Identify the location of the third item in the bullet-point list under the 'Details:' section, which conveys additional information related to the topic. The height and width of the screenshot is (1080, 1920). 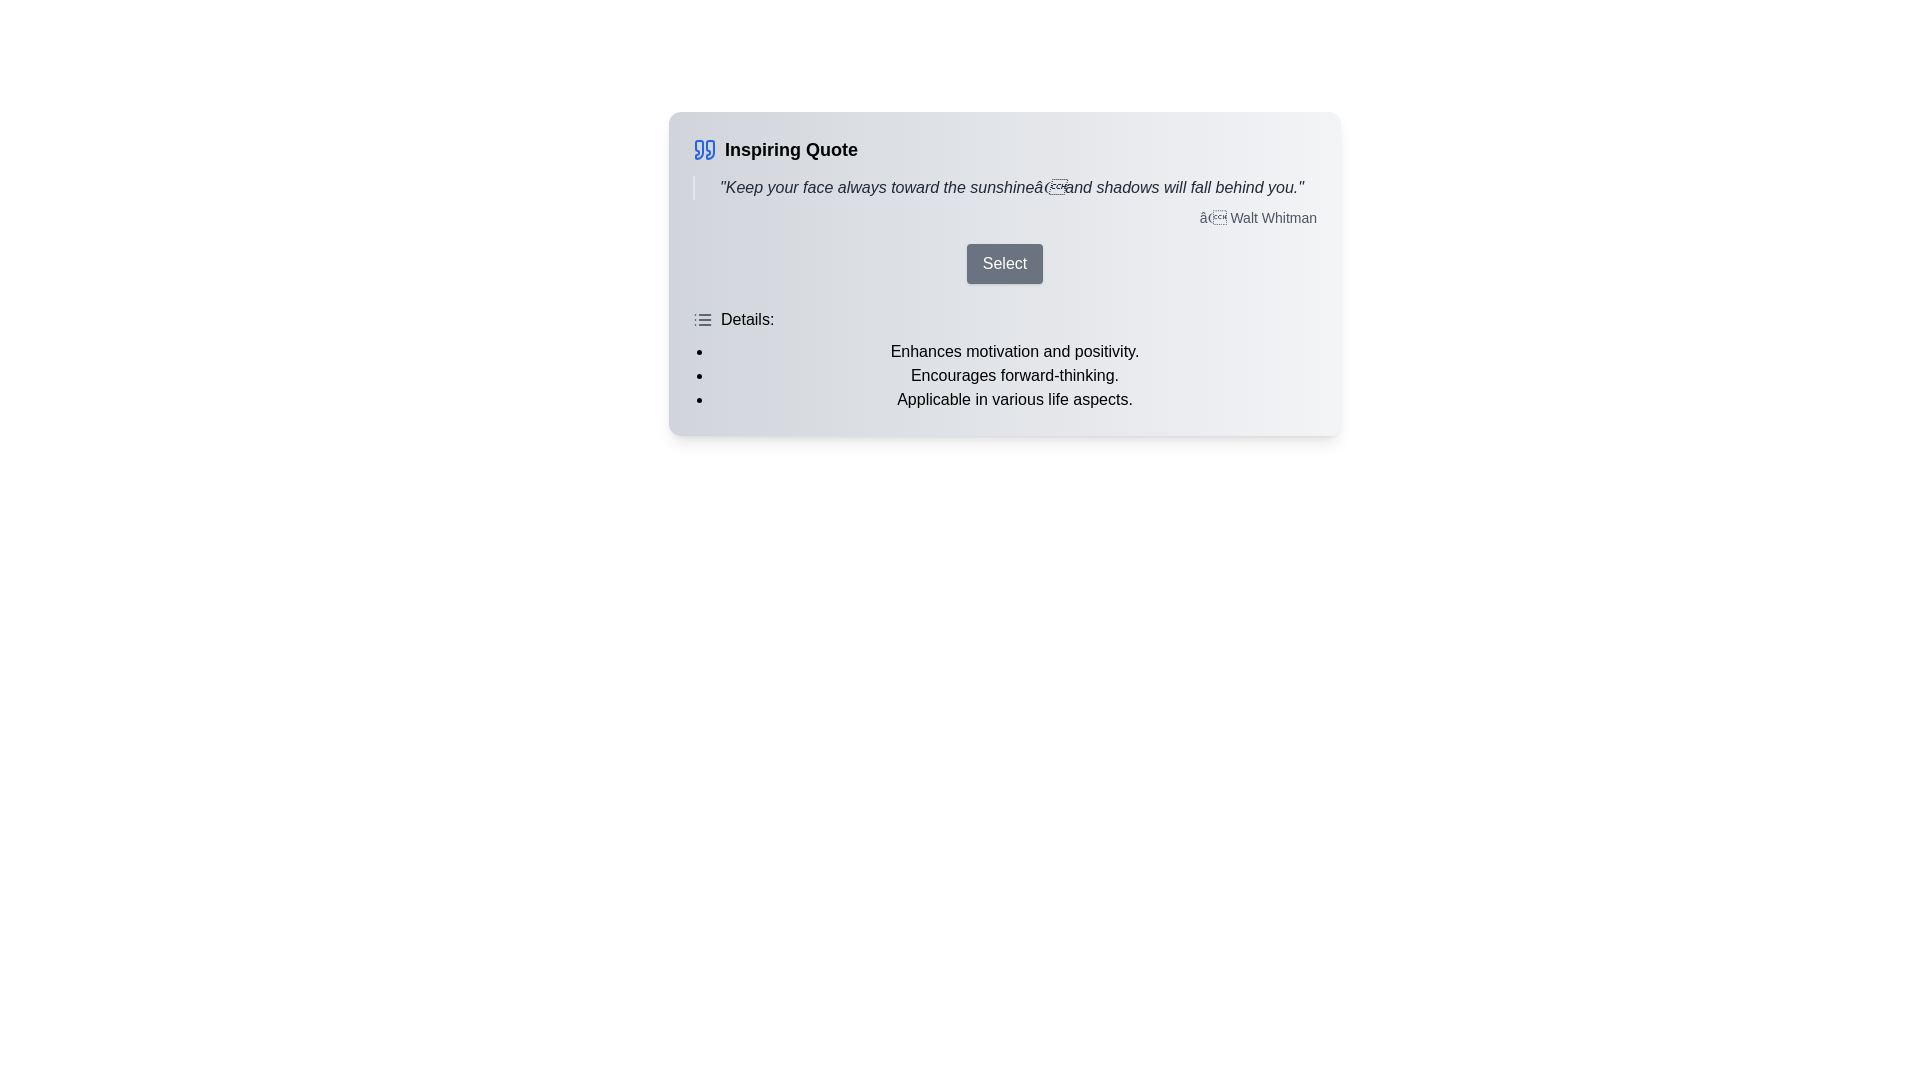
(1014, 400).